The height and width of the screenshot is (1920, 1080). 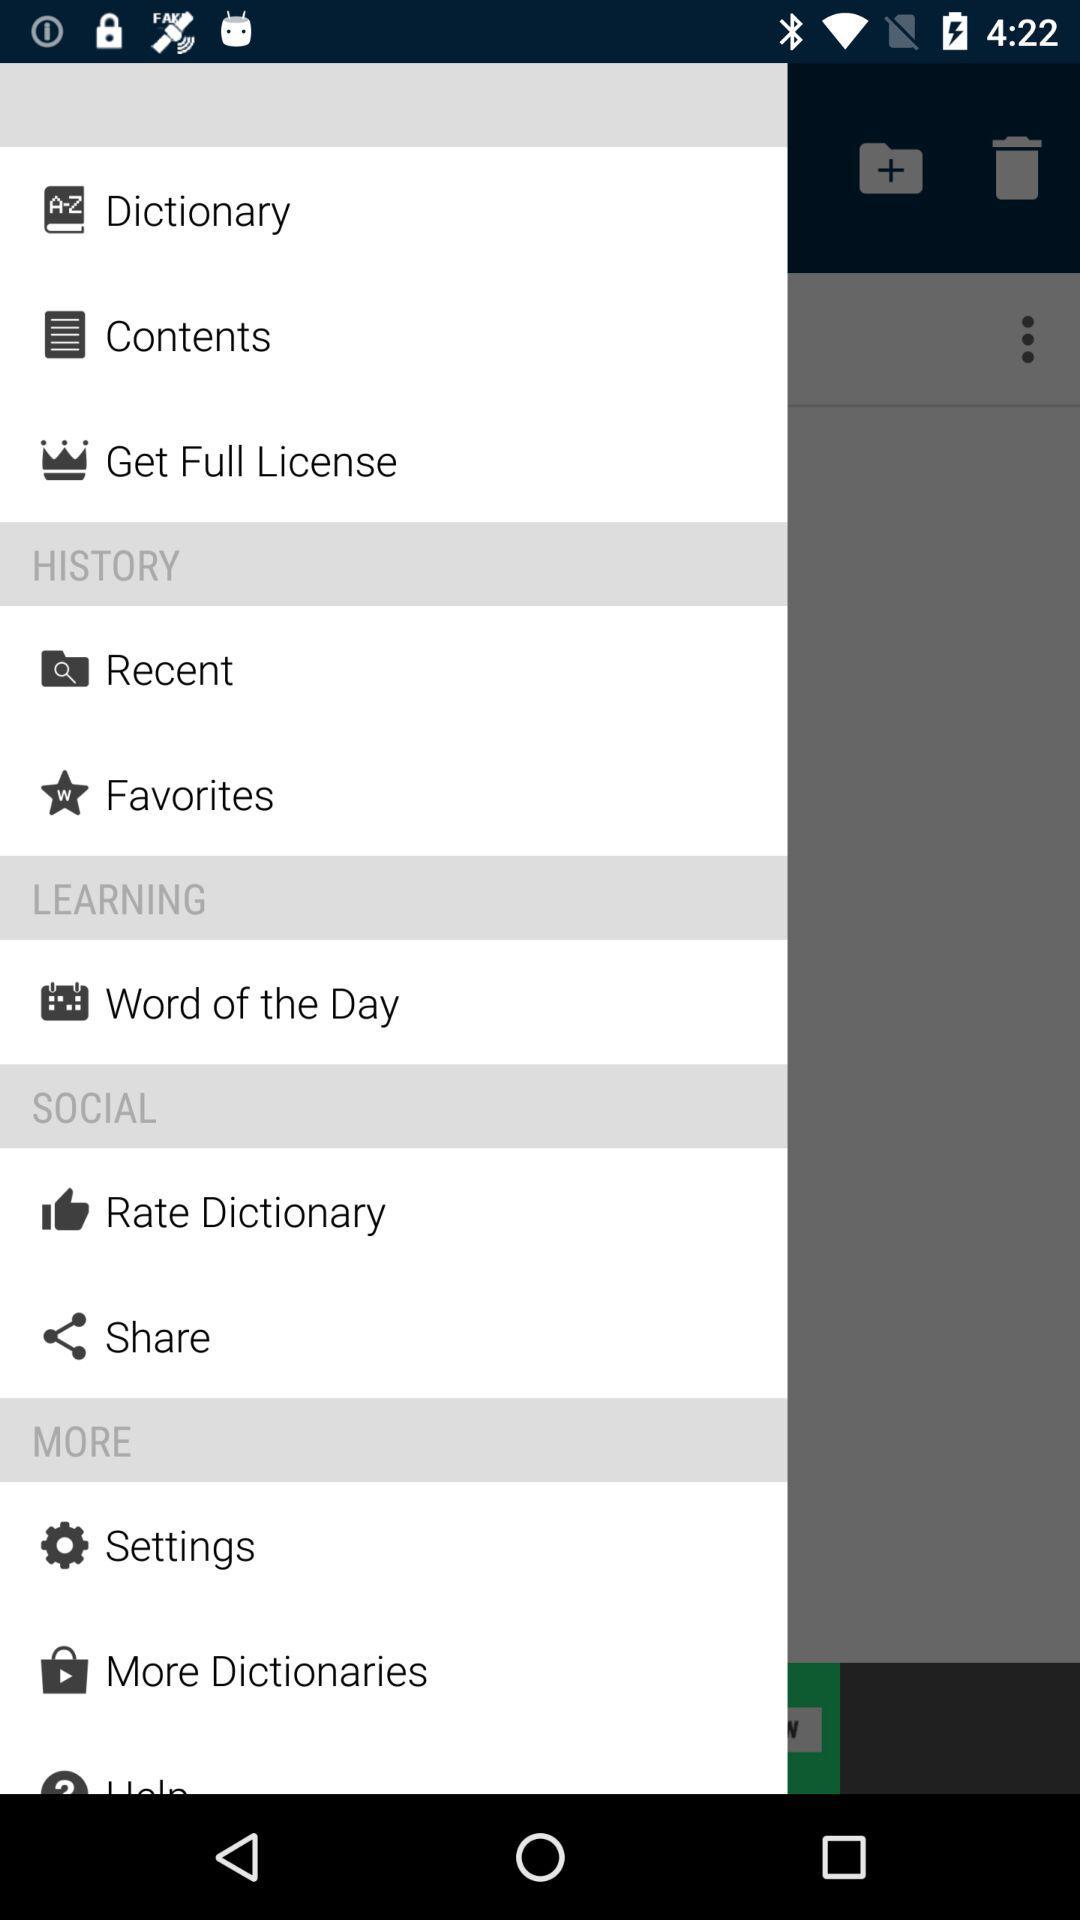 What do you see at coordinates (64, 792) in the screenshot?
I see `the favorites icon on the web page` at bounding box center [64, 792].